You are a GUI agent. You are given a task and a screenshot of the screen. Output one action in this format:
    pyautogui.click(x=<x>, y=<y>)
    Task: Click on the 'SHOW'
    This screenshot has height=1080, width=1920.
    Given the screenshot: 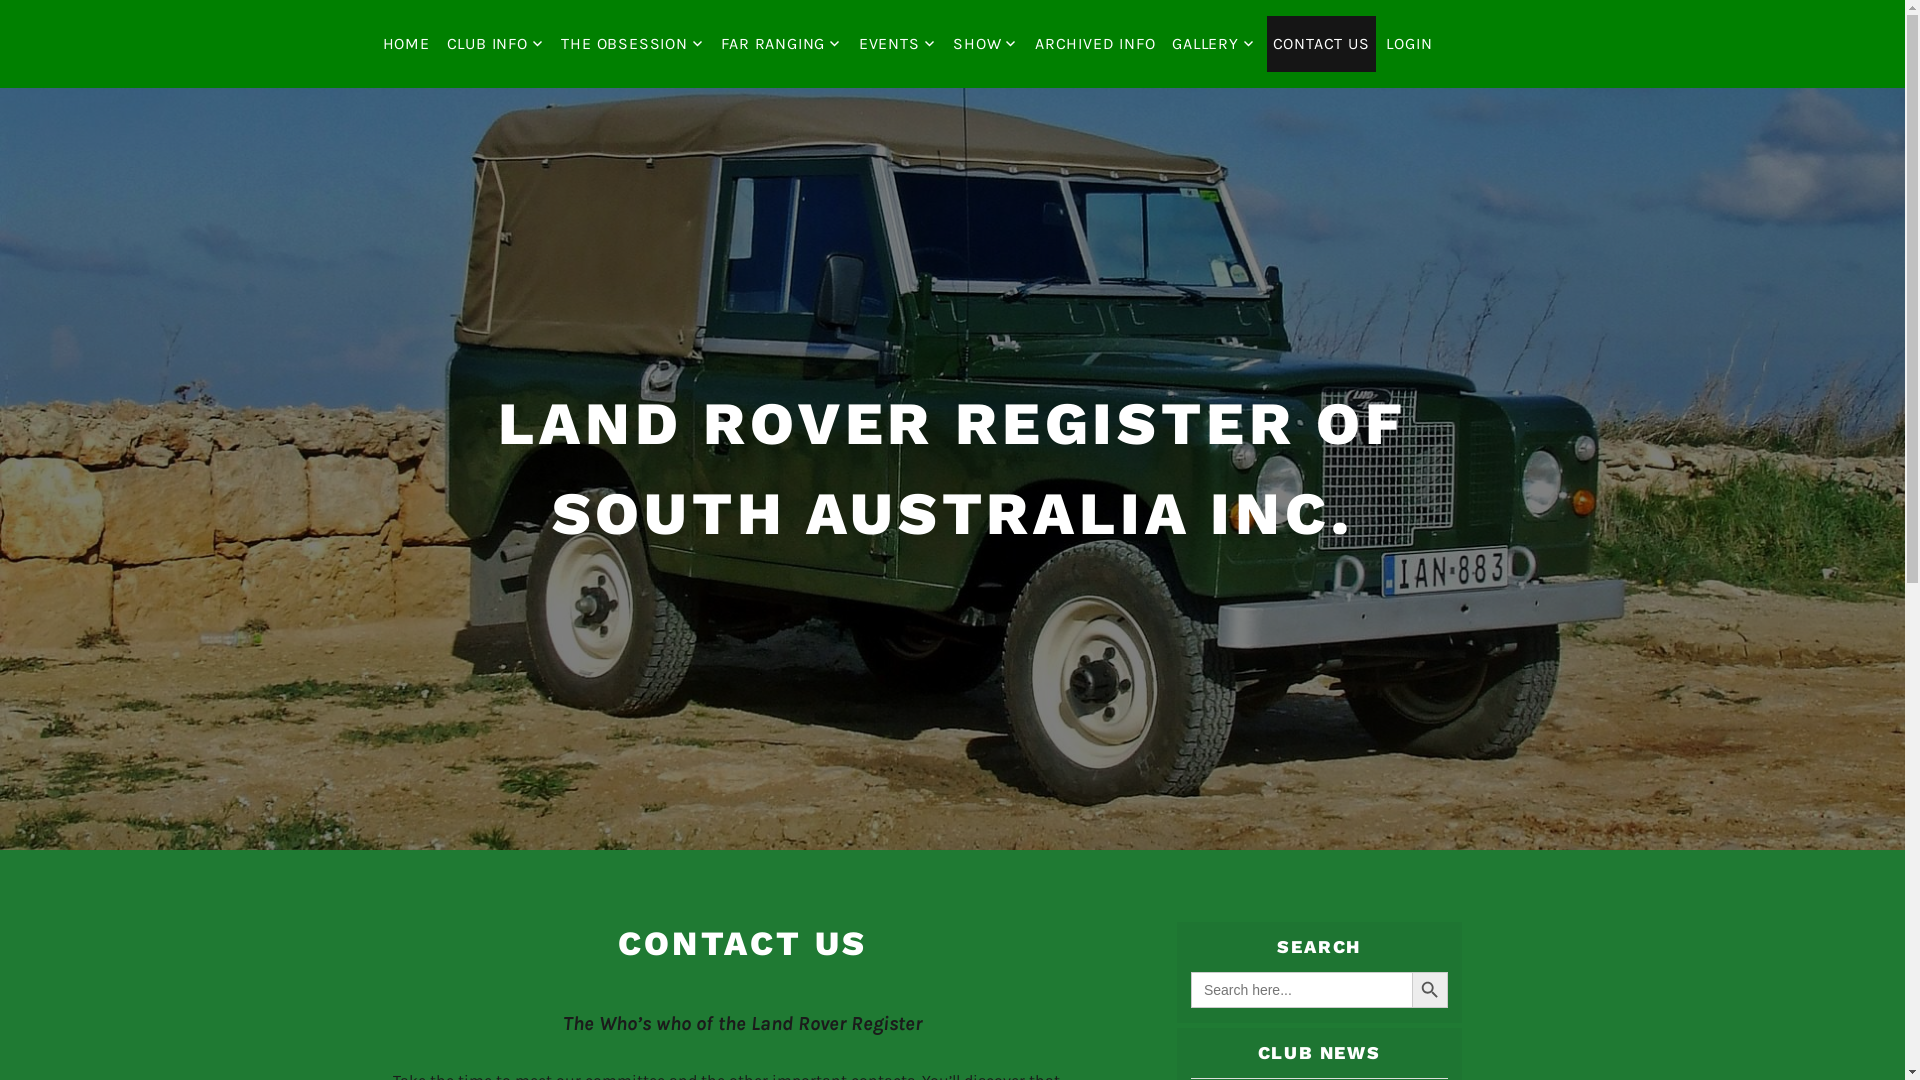 What is the action you would take?
    pyautogui.click(x=985, y=43)
    